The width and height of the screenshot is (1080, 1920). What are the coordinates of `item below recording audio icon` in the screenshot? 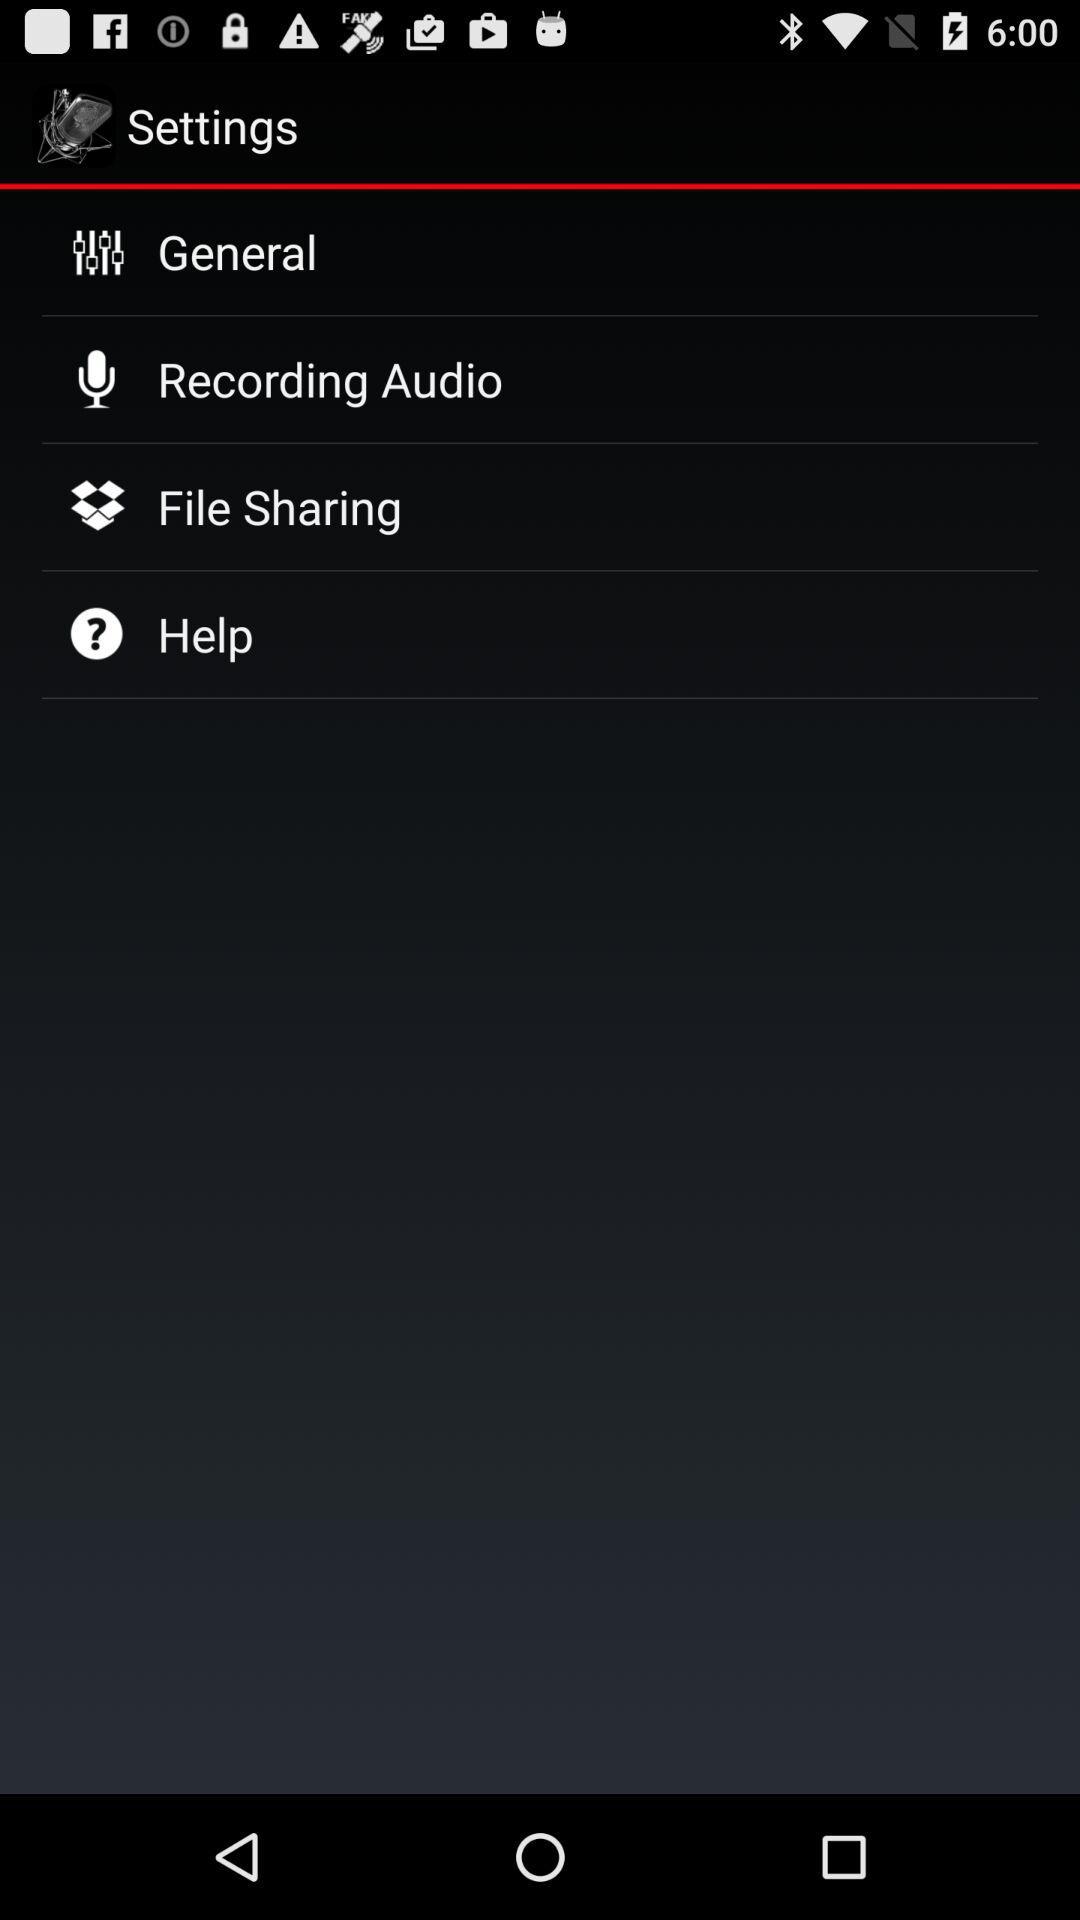 It's located at (279, 506).